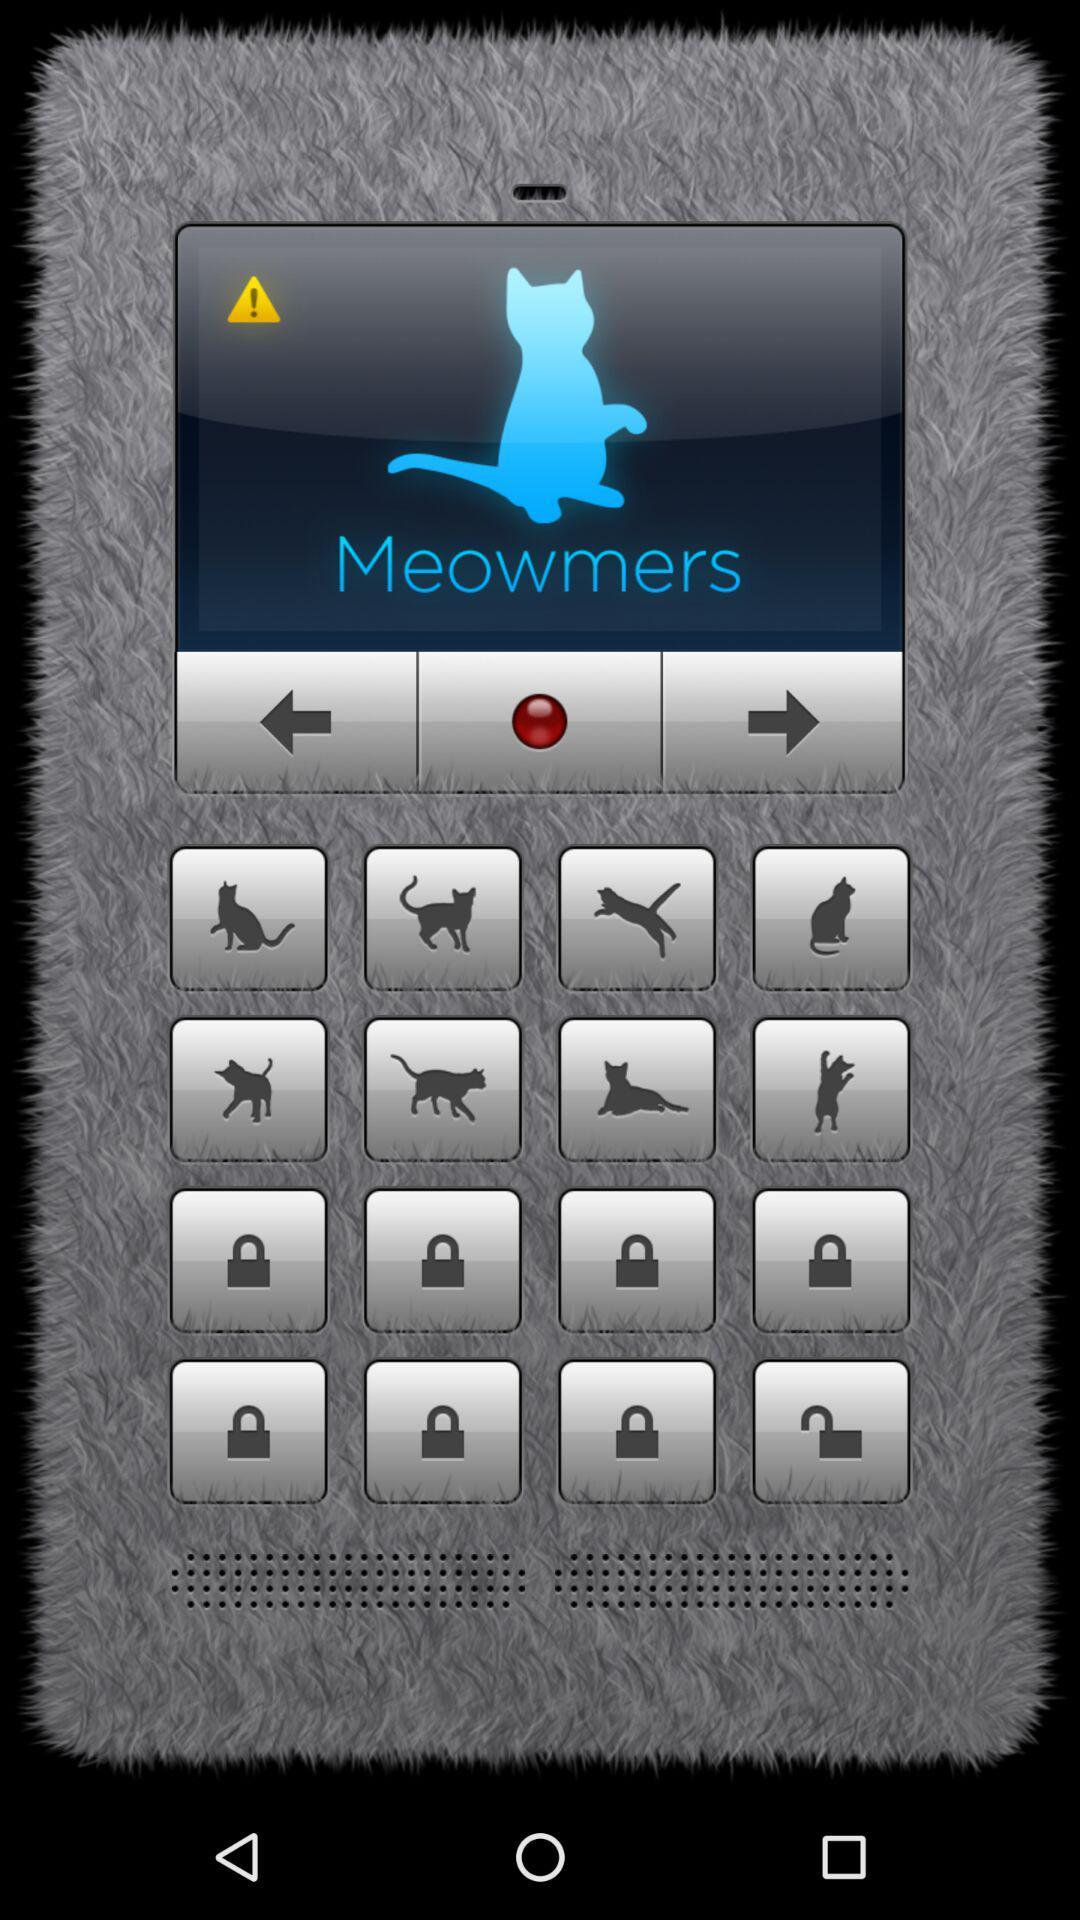  What do you see at coordinates (831, 1542) in the screenshot?
I see `the lock icon` at bounding box center [831, 1542].